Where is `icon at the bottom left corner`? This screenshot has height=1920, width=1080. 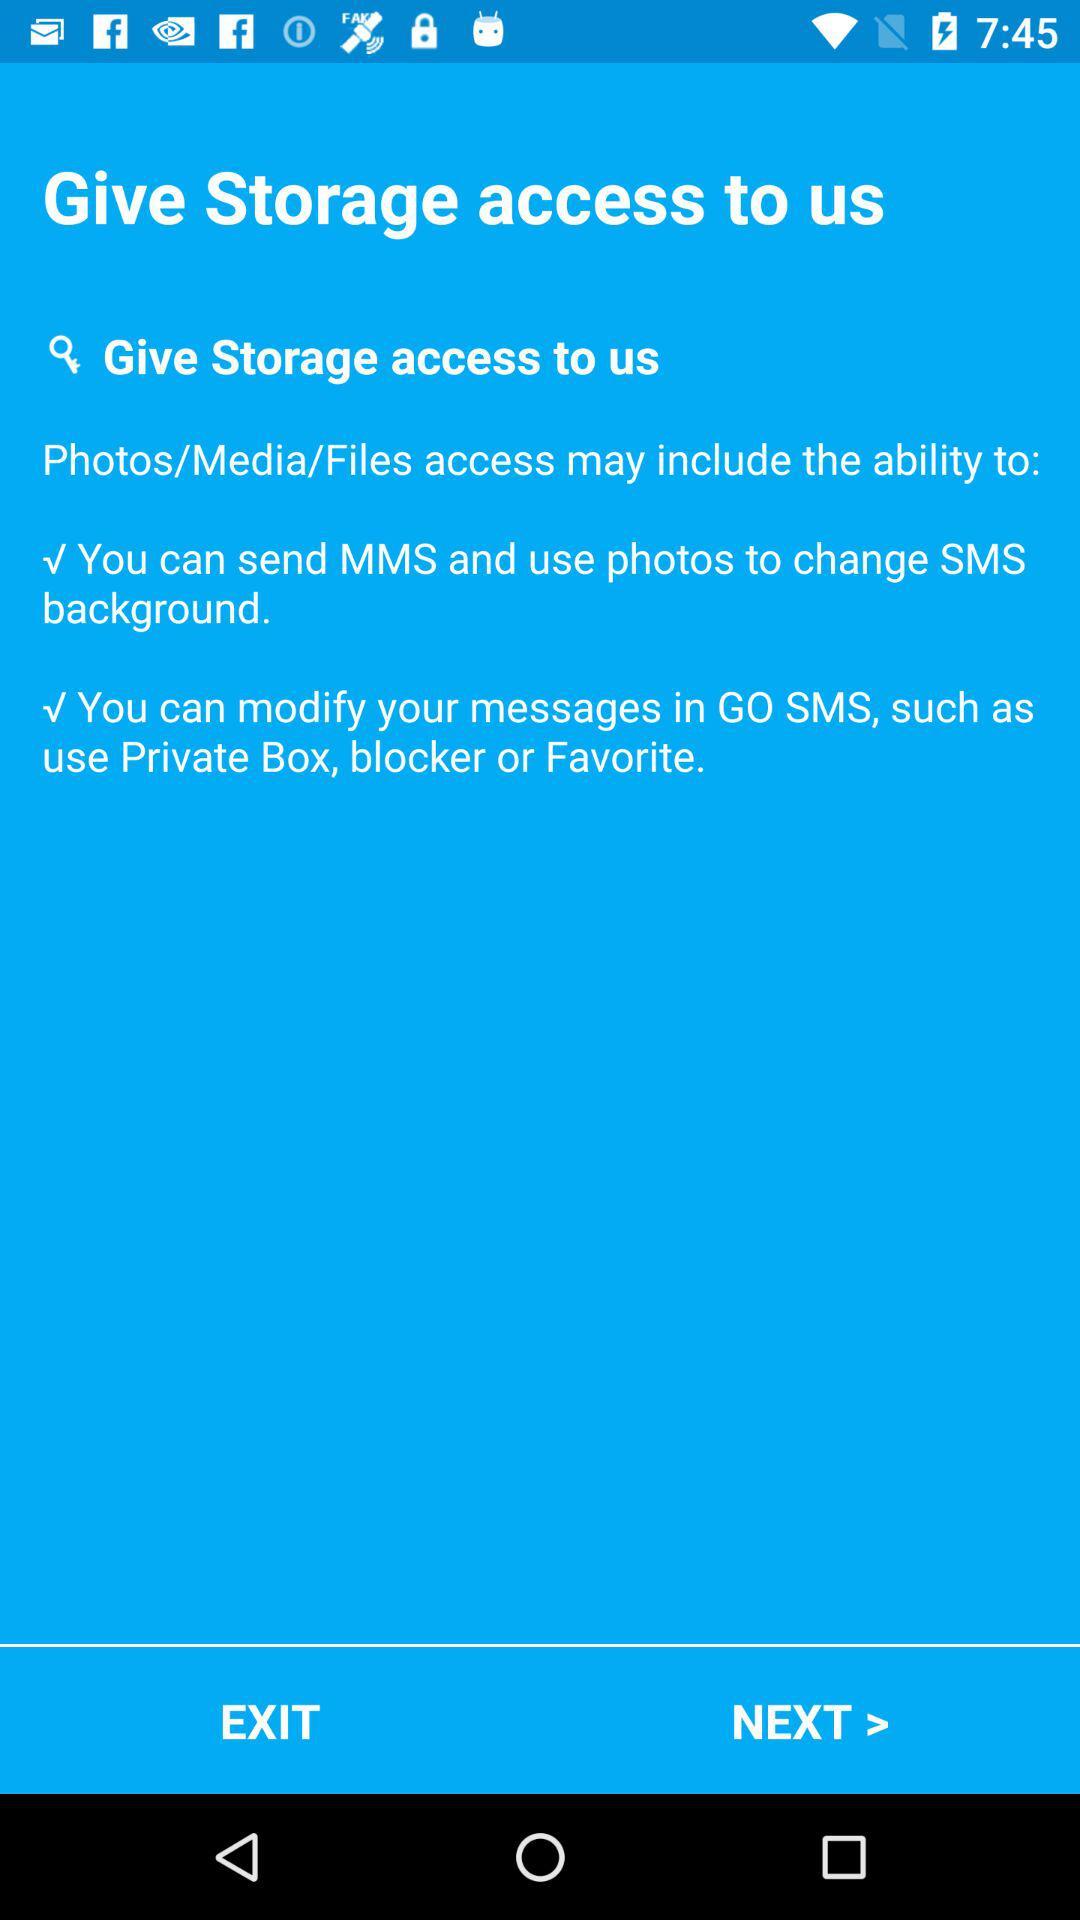
icon at the bottom left corner is located at coordinates (270, 1719).